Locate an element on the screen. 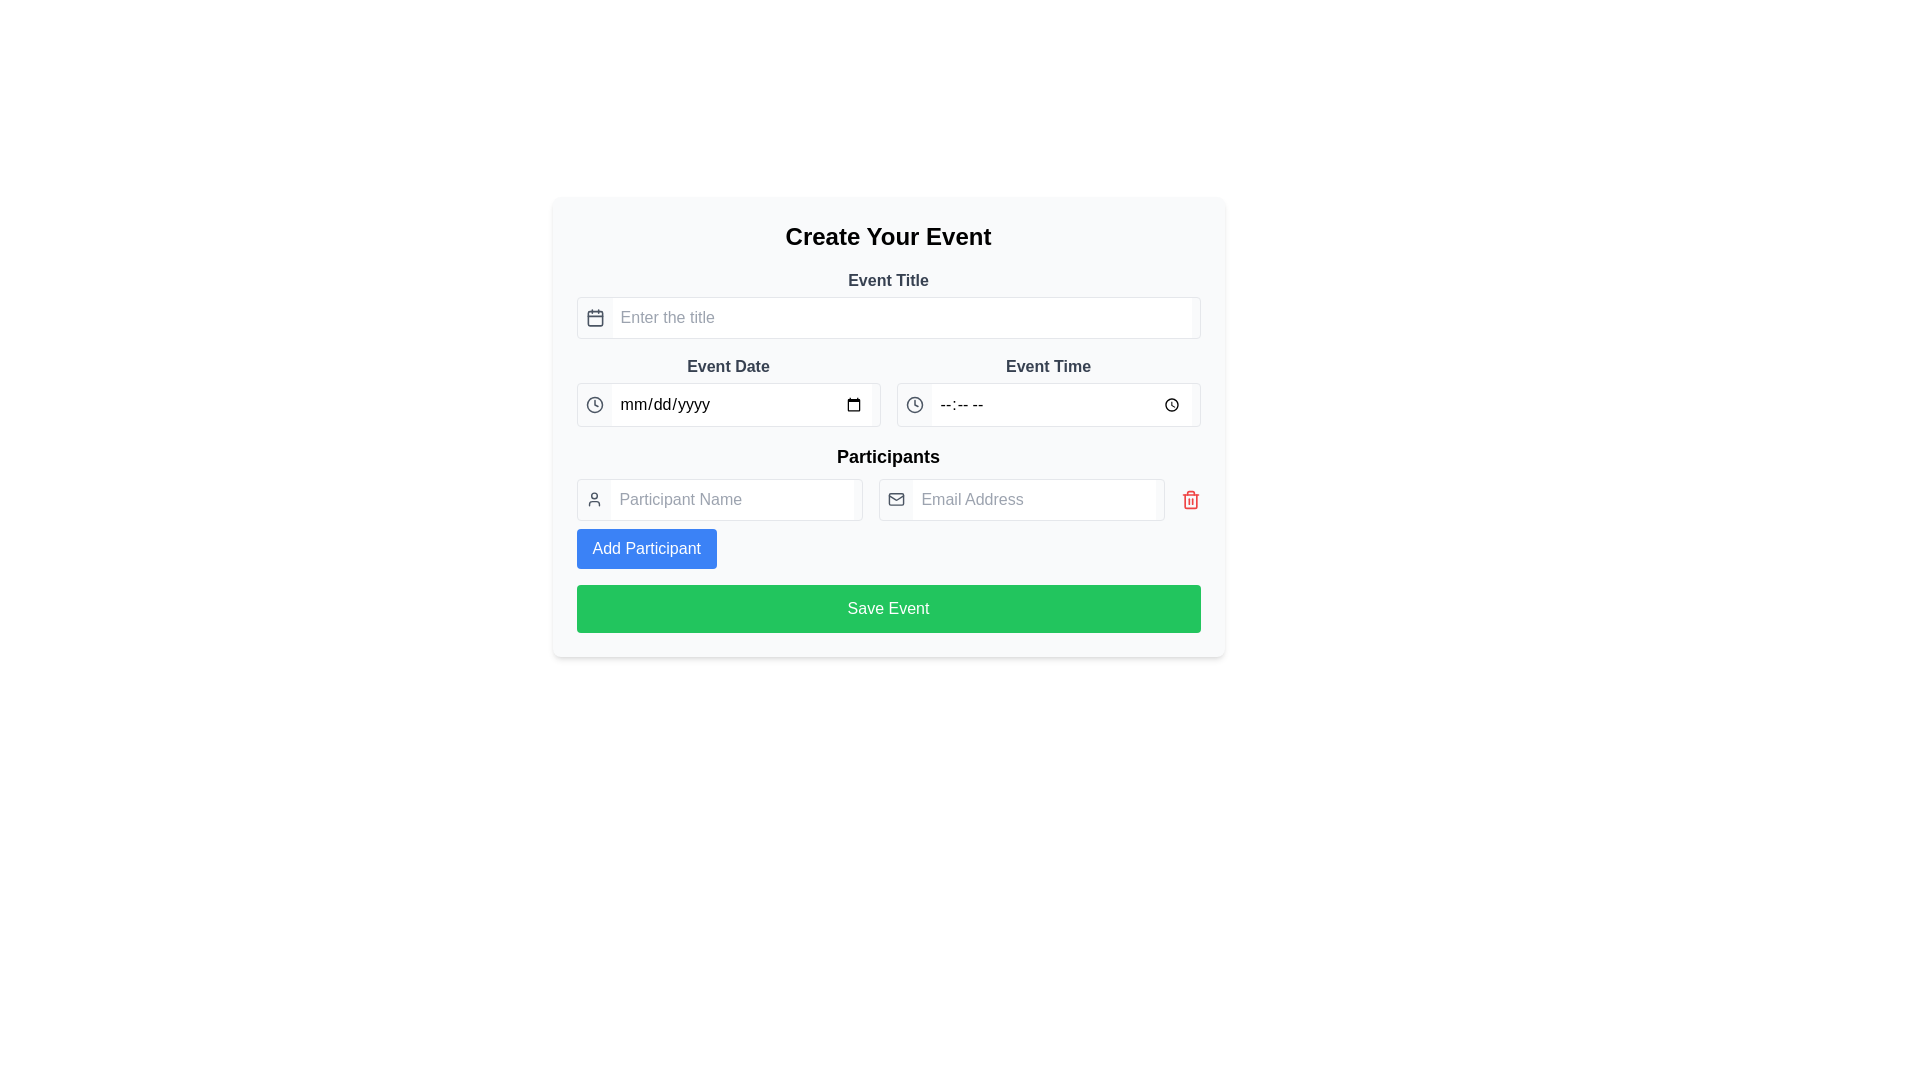  the decorative or indicative icon located to the left of the 'Enter the title' input field, which signifies the purpose of the field for scheduling or calendar events is located at coordinates (594, 316).